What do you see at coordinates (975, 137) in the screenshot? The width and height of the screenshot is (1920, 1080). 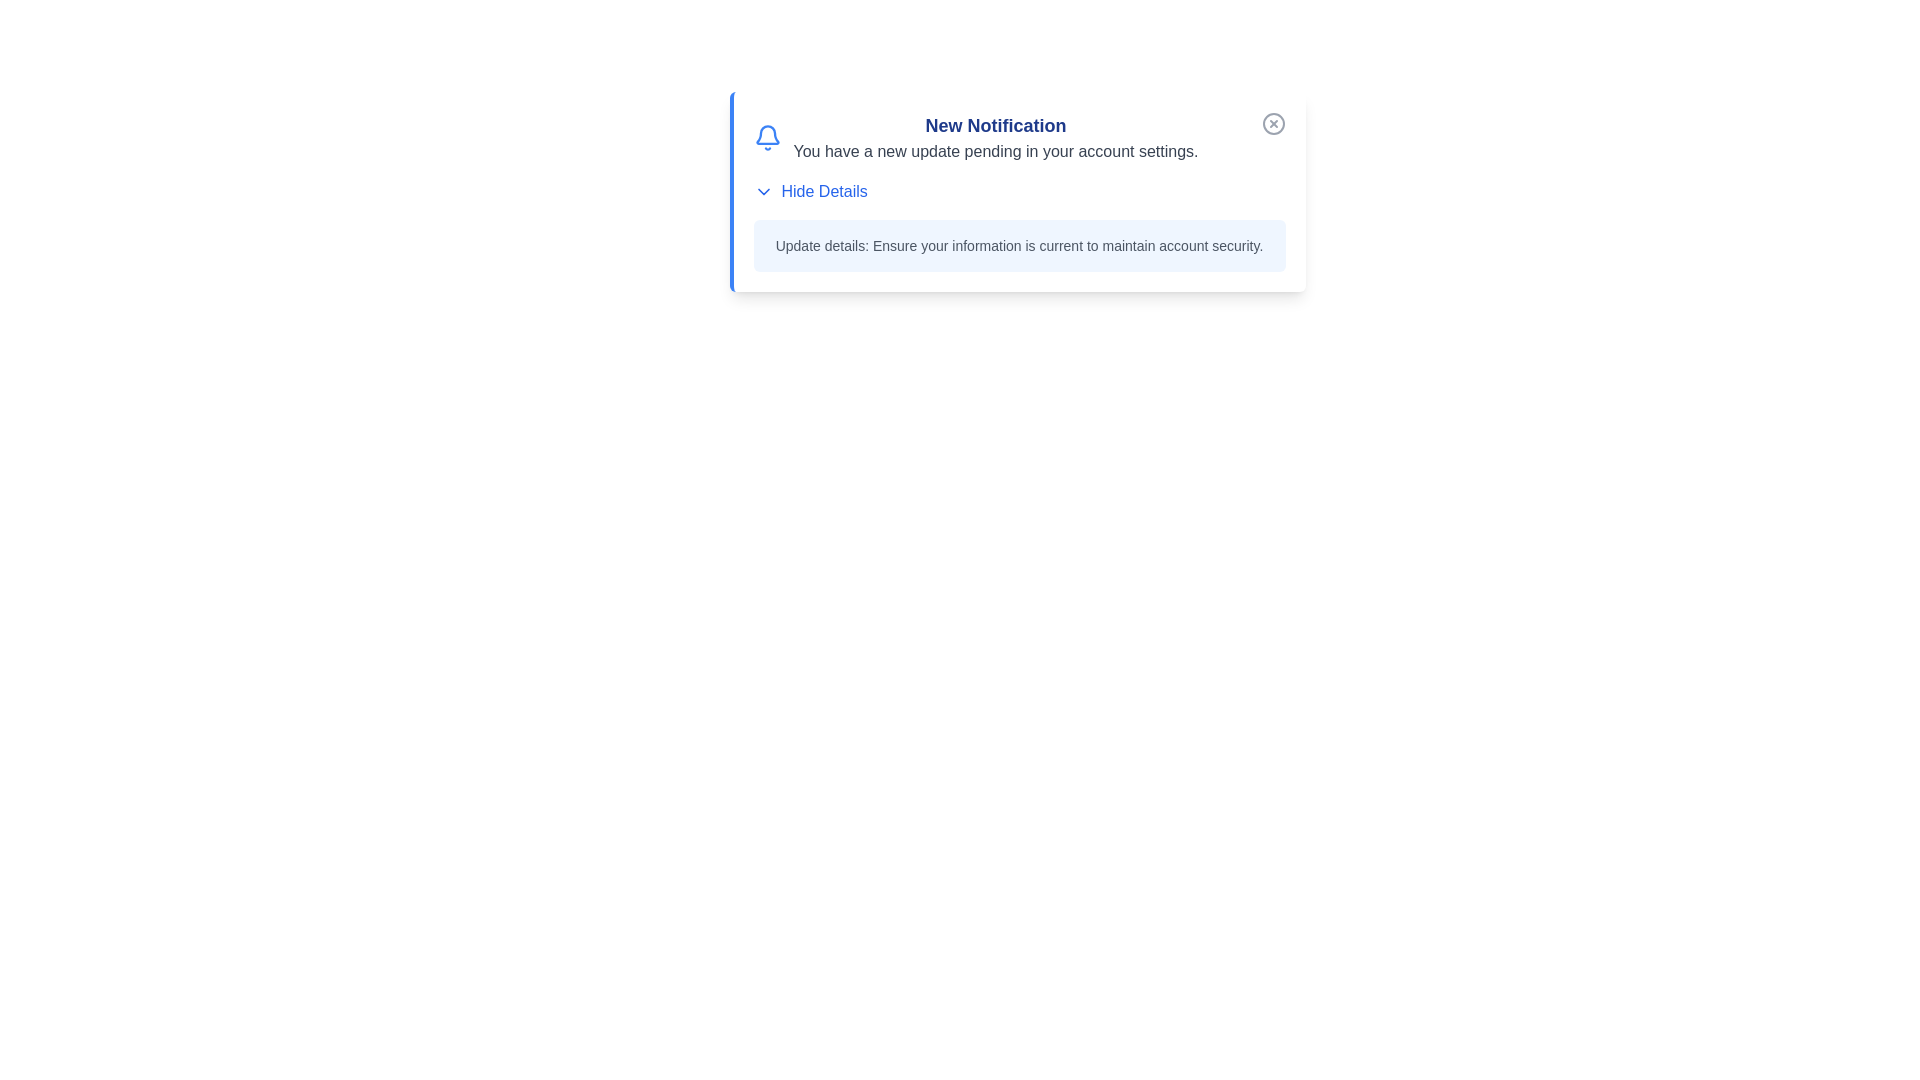 I see `text from the notification header displayed in the text block with an icon located under the notification icon and surrounded by a blue-bordered background` at bounding box center [975, 137].